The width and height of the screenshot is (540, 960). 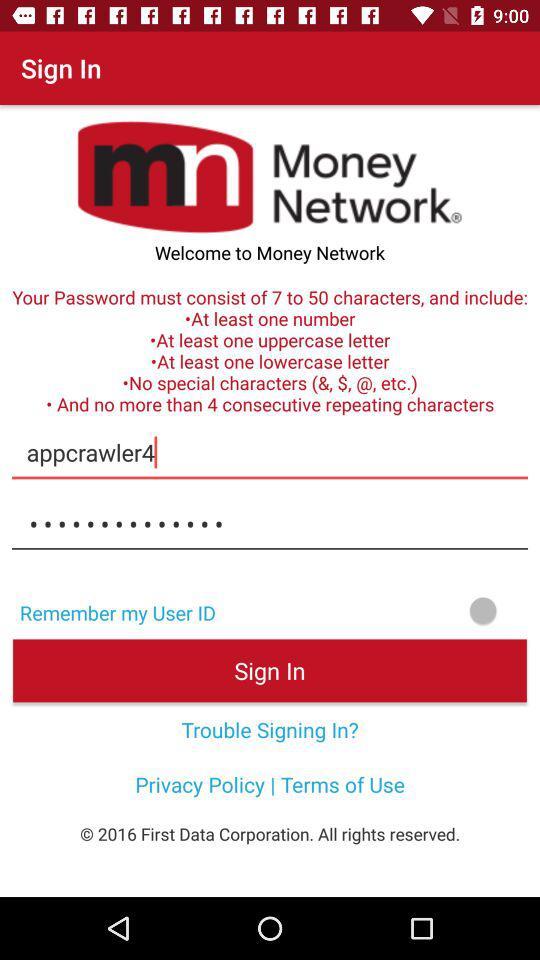 What do you see at coordinates (270, 523) in the screenshot?
I see `the appcrawler3116` at bounding box center [270, 523].